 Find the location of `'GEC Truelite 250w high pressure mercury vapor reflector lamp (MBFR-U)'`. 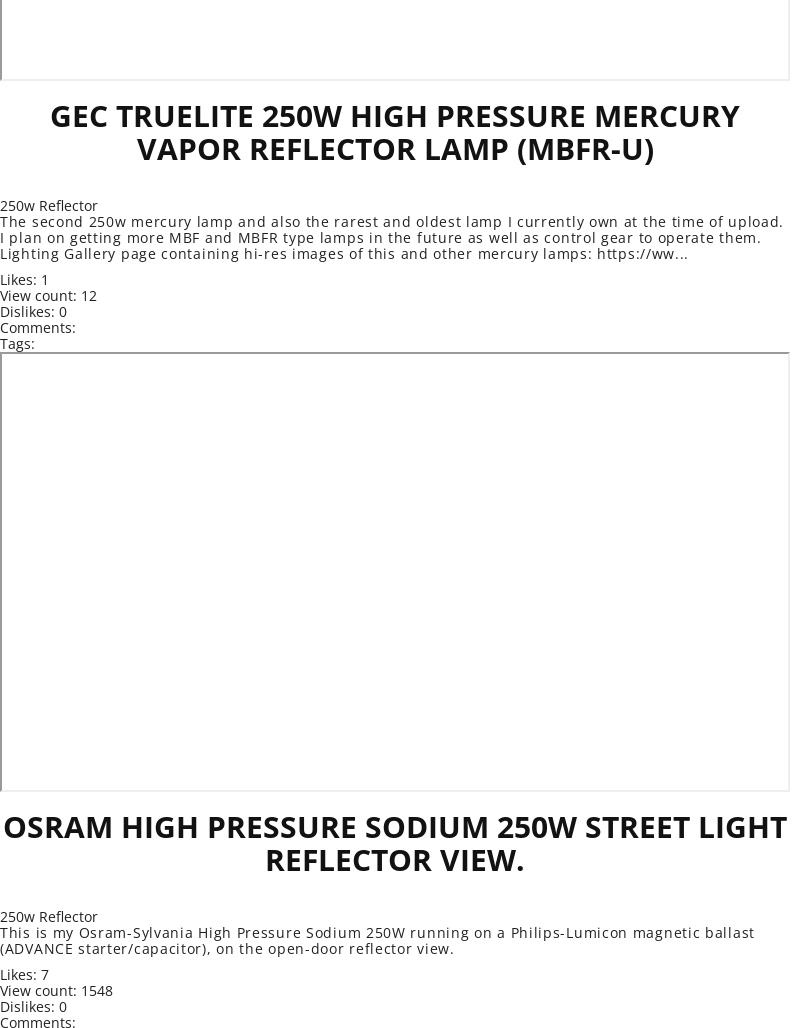

'GEC Truelite 250w high pressure mercury vapor reflector lamp (MBFR-U)' is located at coordinates (49, 131).